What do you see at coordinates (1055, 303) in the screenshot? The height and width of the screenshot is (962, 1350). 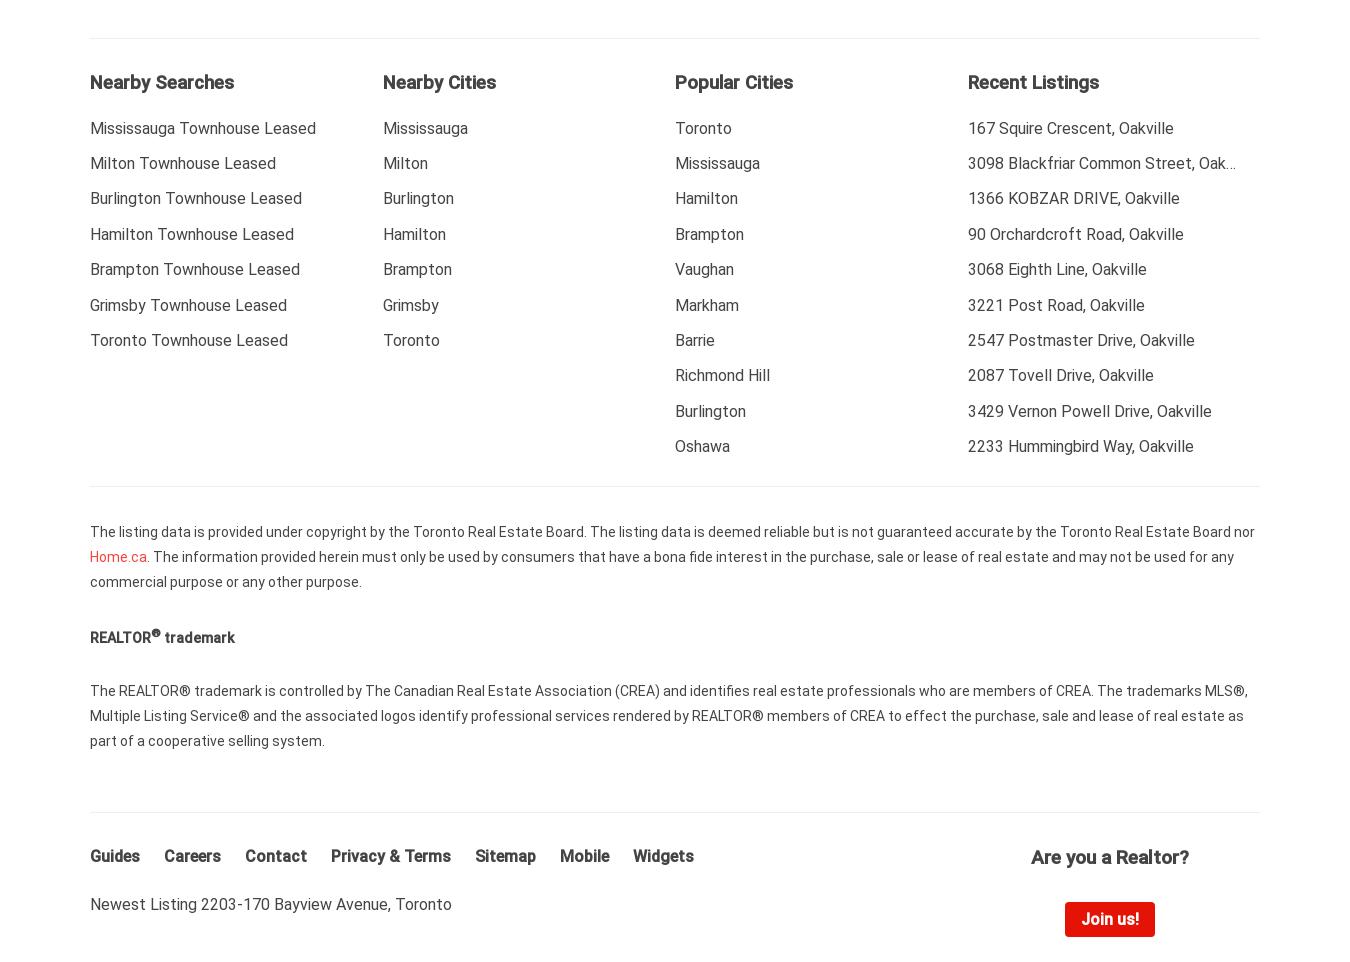 I see `'3221 Post Road, Oakville'` at bounding box center [1055, 303].